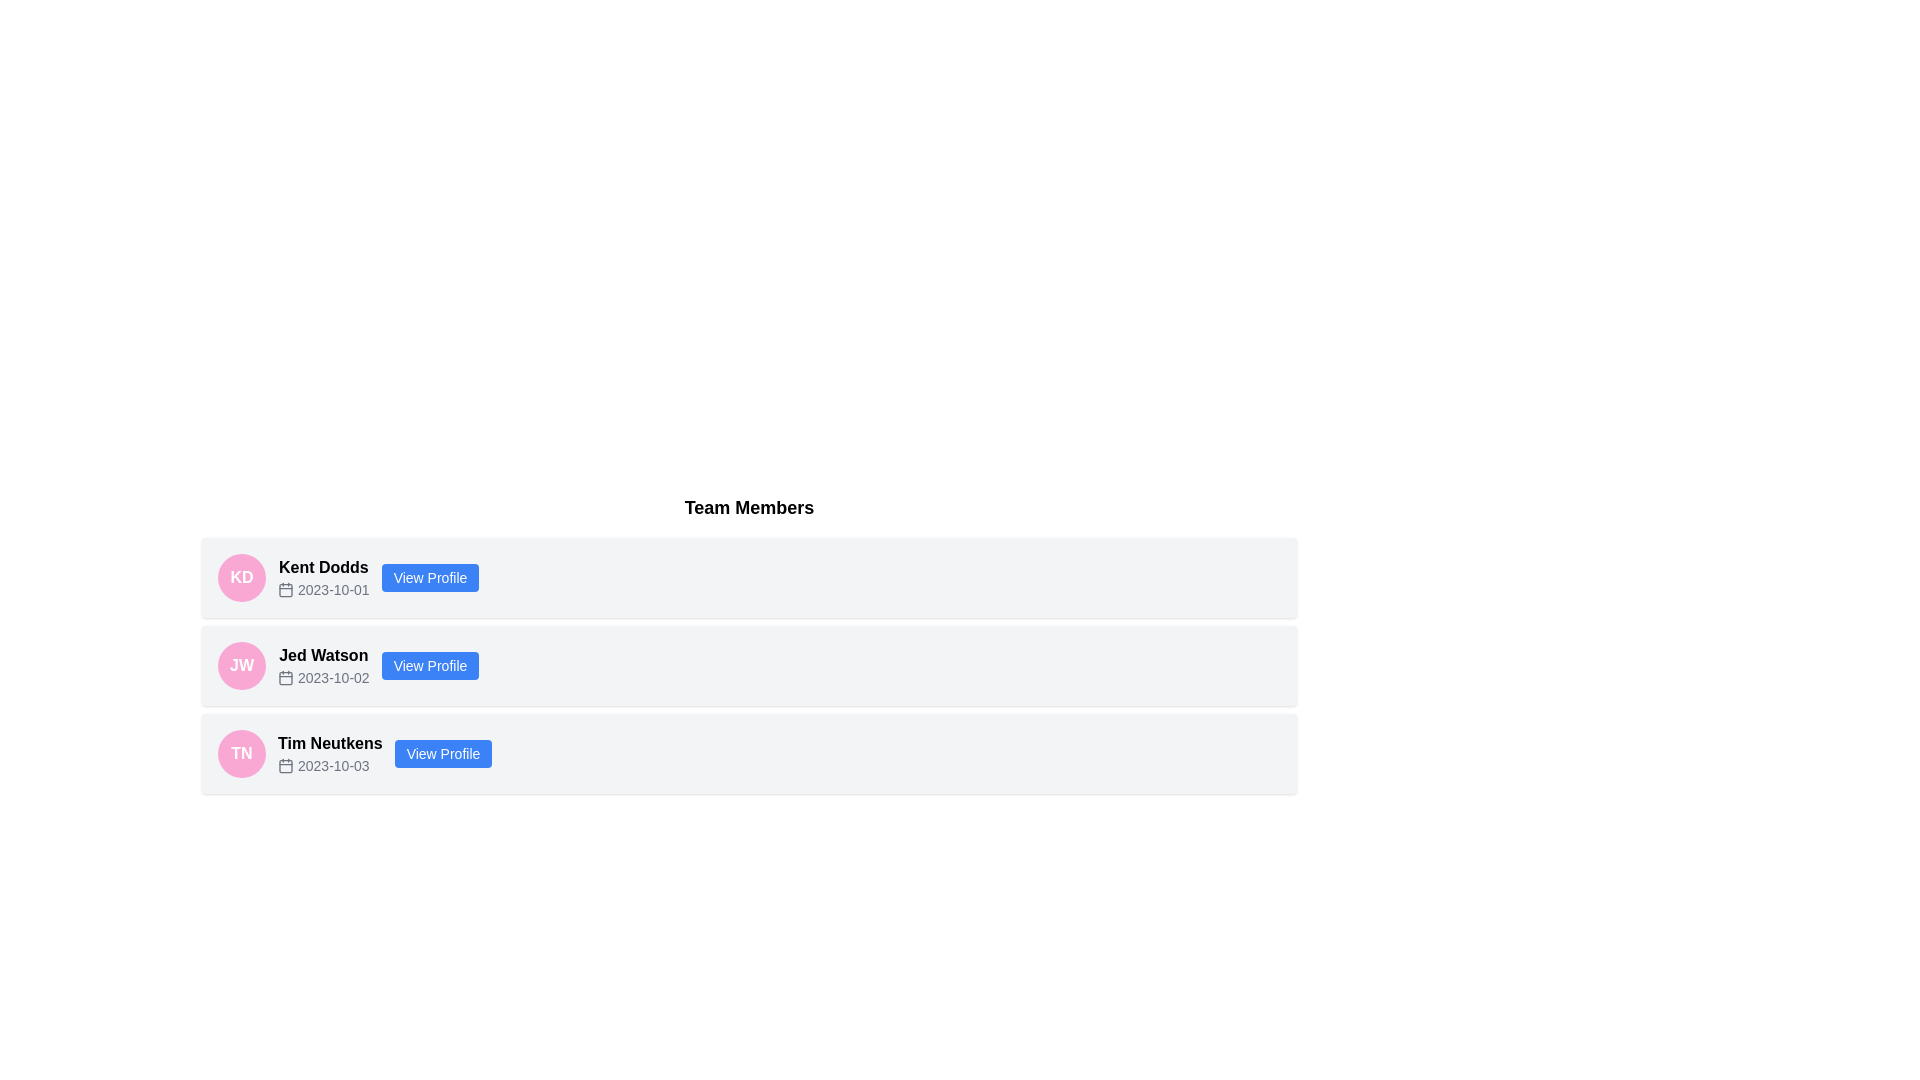 This screenshot has width=1920, height=1080. I want to click on the date text element displaying '2023-10-03' in light gray font, located to the right of the calendar icon in the 'Team Members' list for 'Tim Neutkens', so click(333, 765).